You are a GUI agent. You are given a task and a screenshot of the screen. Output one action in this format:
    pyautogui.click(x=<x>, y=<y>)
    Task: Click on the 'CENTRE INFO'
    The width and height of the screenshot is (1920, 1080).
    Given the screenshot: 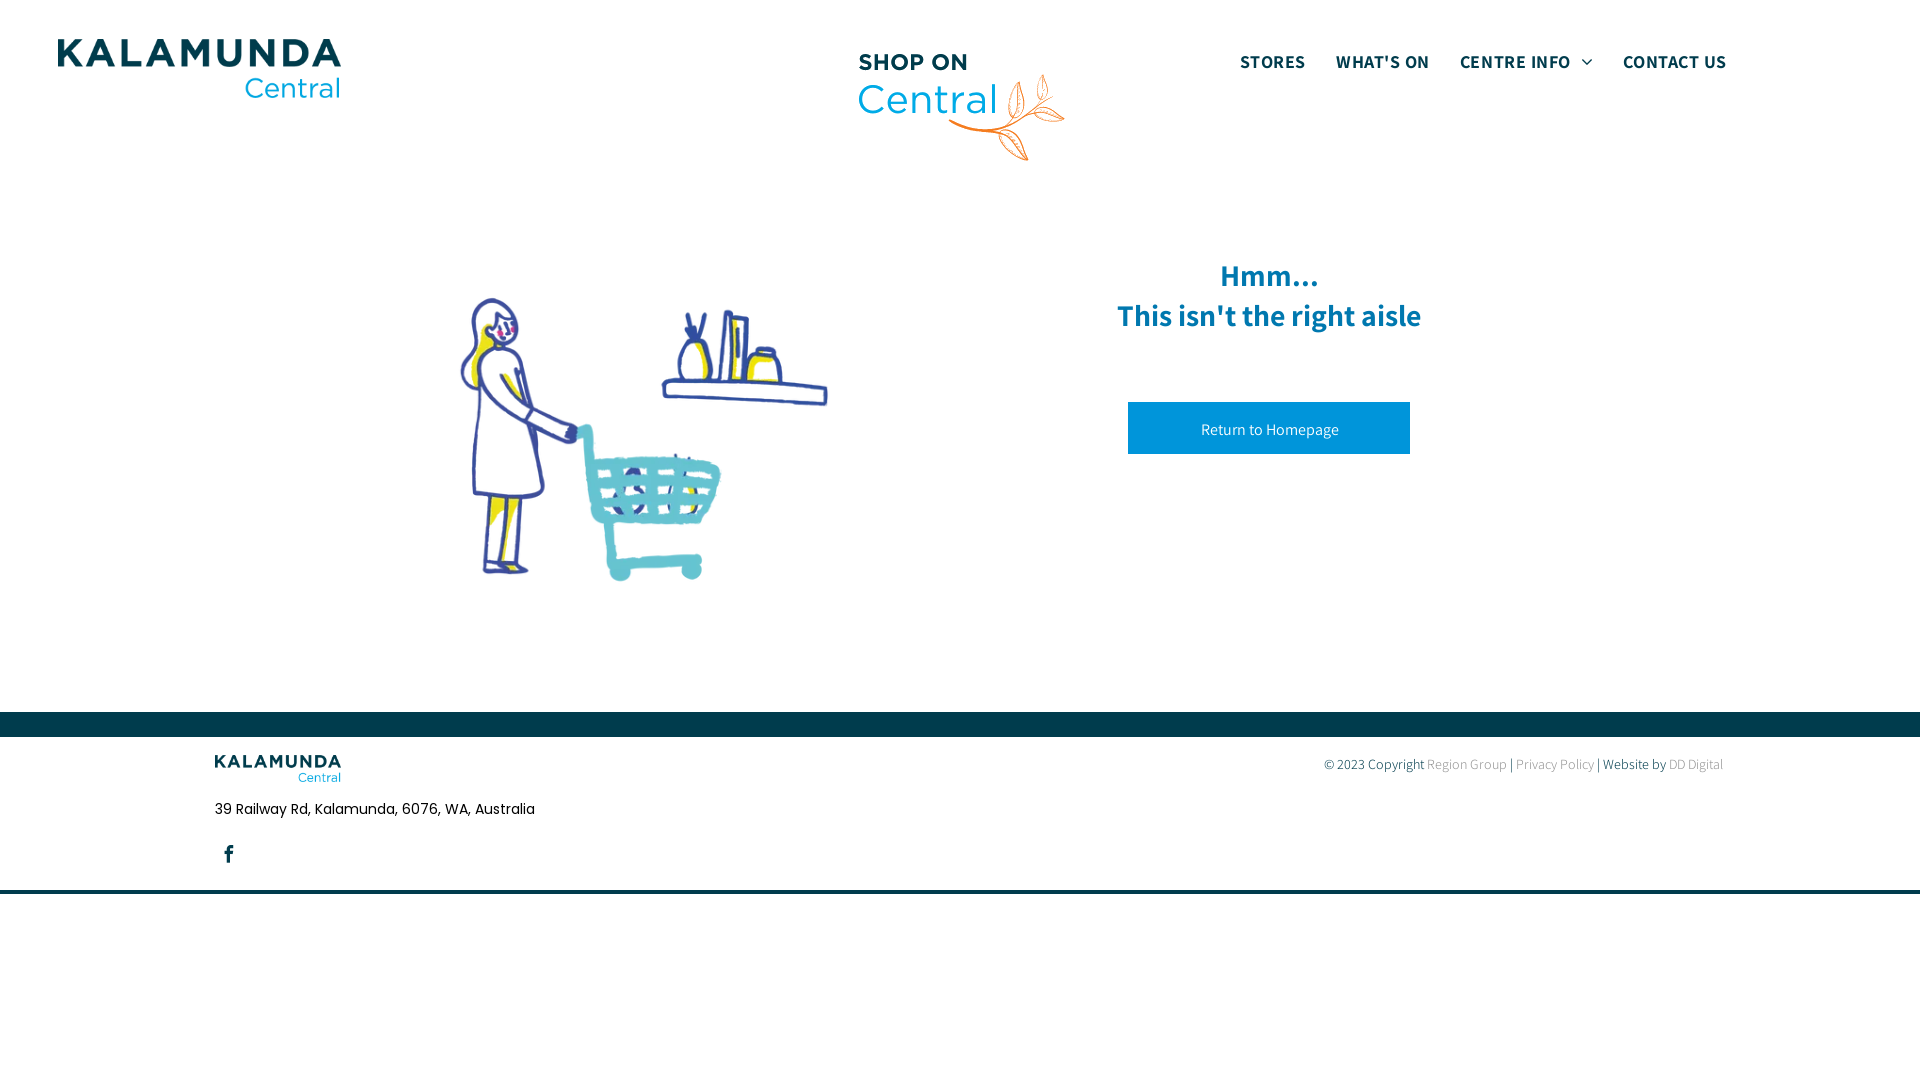 What is the action you would take?
    pyautogui.click(x=1525, y=60)
    